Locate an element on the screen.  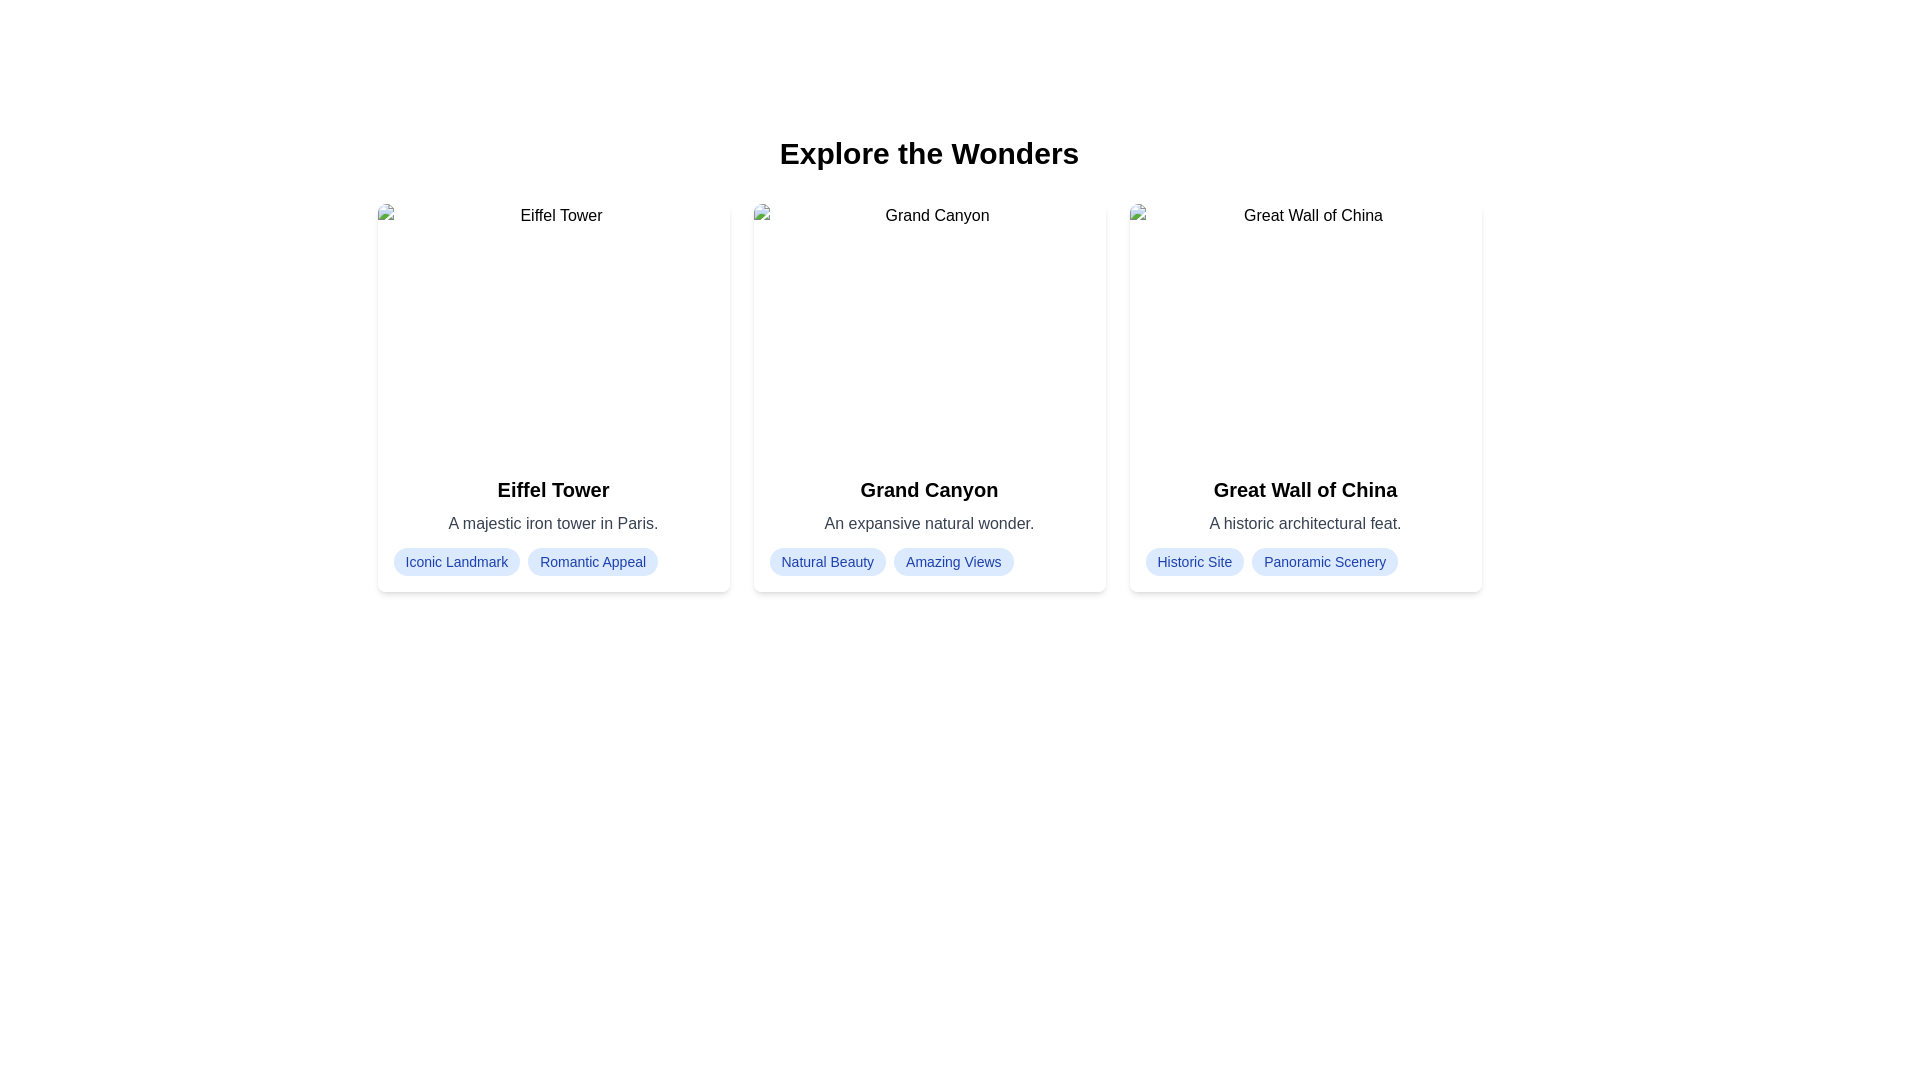
the tag element that provides additional context for the 'Eiffel Tower' is located at coordinates (592, 562).